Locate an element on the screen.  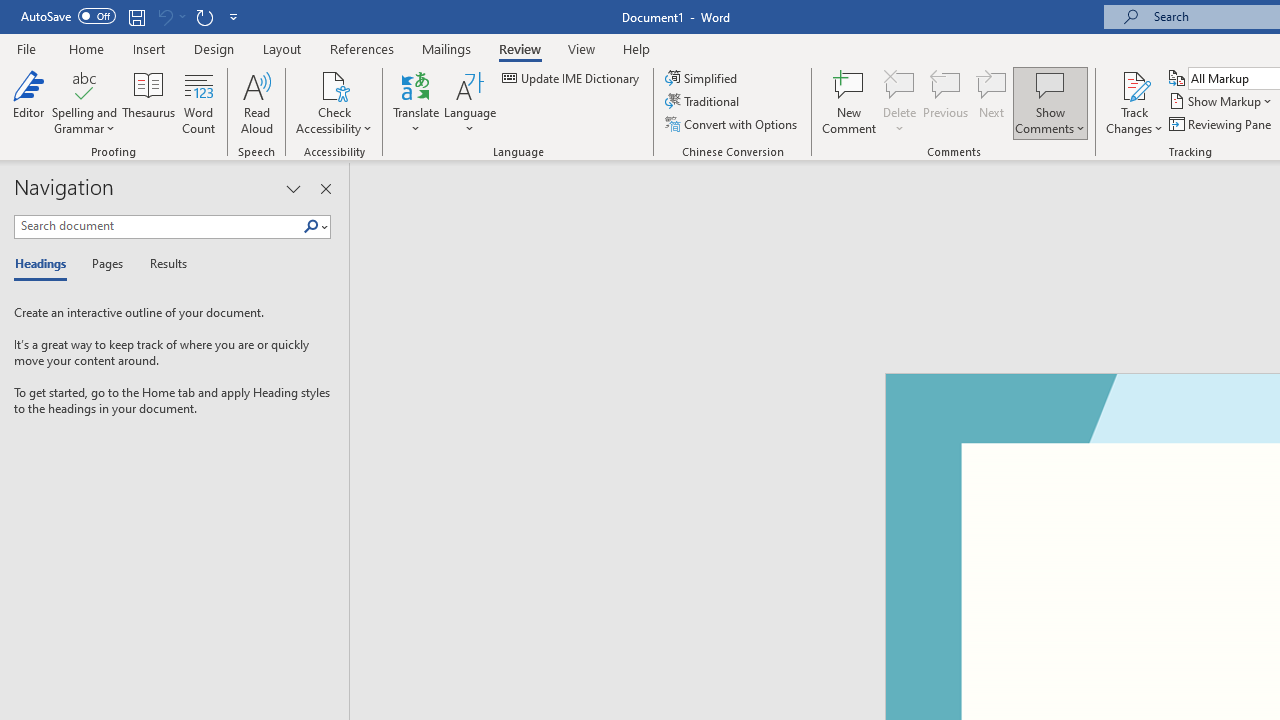
'Track Changes' is located at coordinates (1134, 103).